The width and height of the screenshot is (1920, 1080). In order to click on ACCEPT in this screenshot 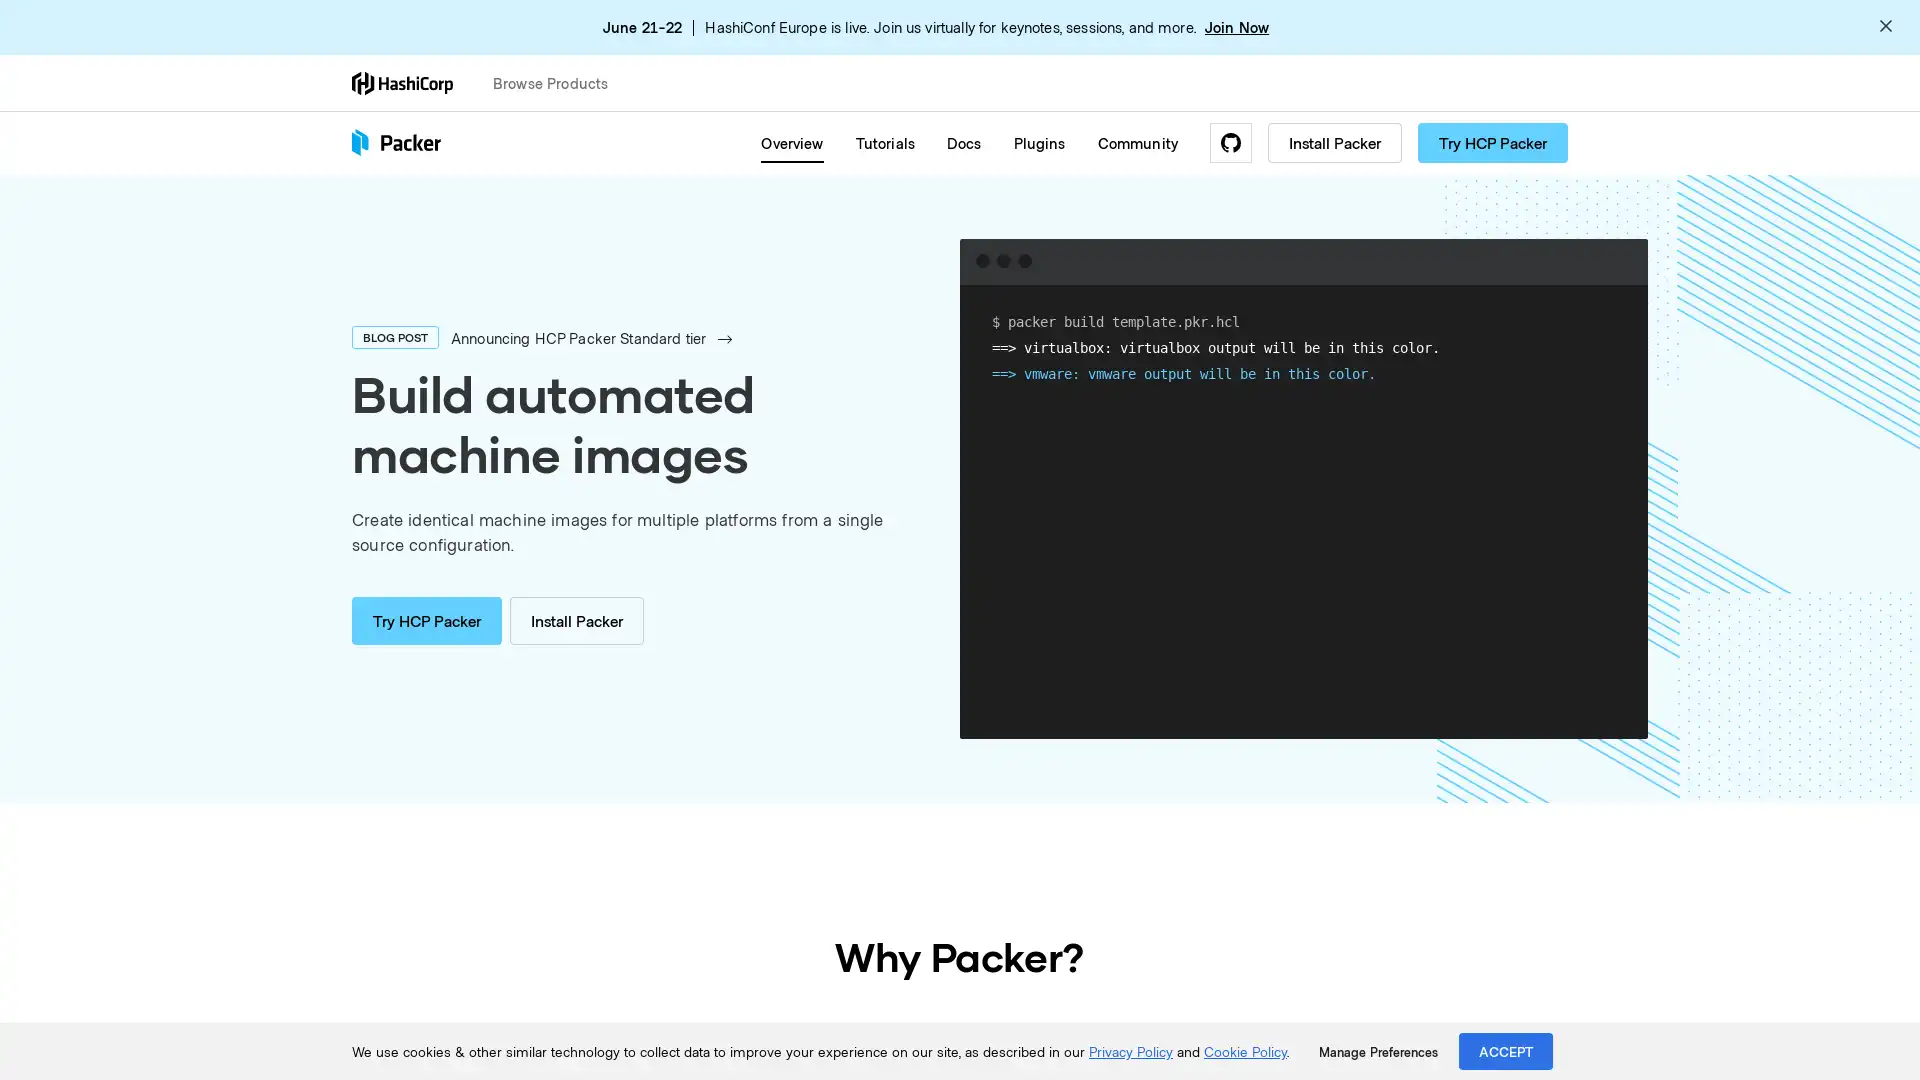, I will do `click(1506, 1050)`.